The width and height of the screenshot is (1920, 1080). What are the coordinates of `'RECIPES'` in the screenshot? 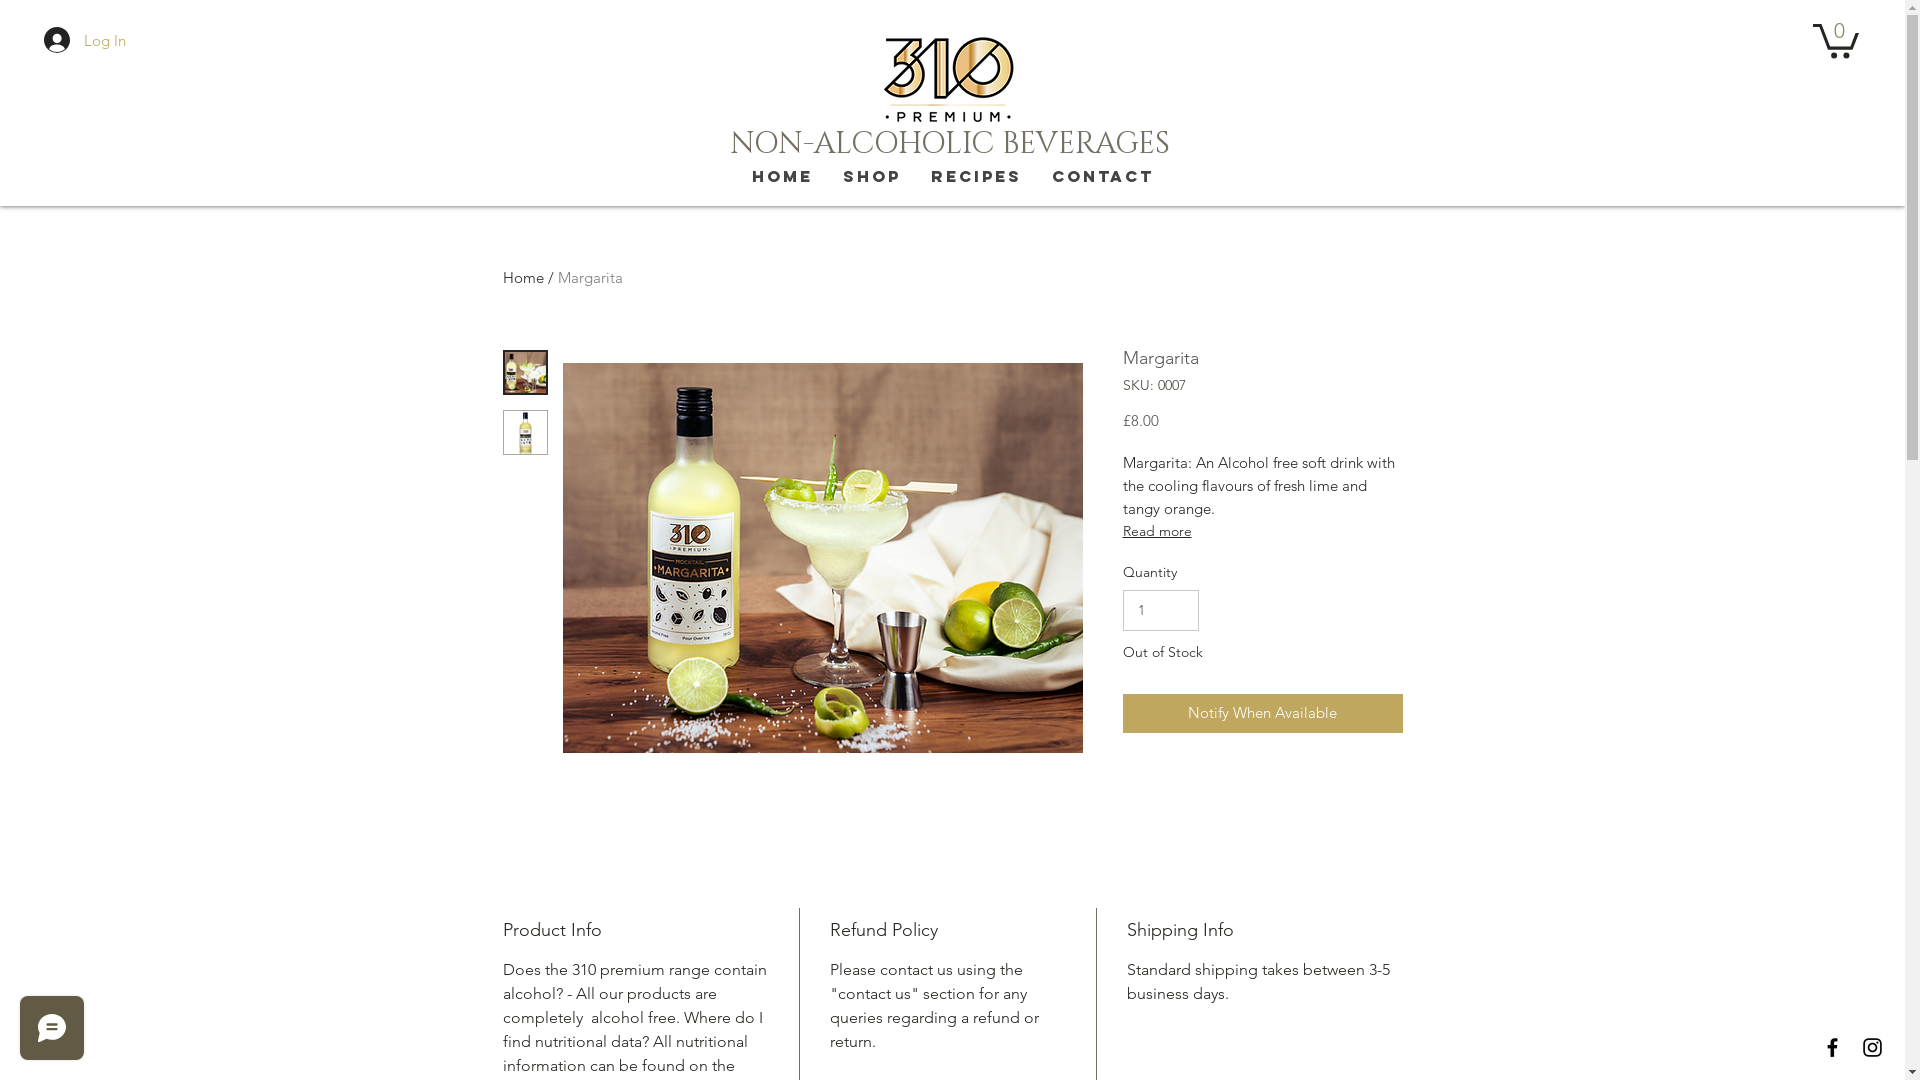 It's located at (915, 175).